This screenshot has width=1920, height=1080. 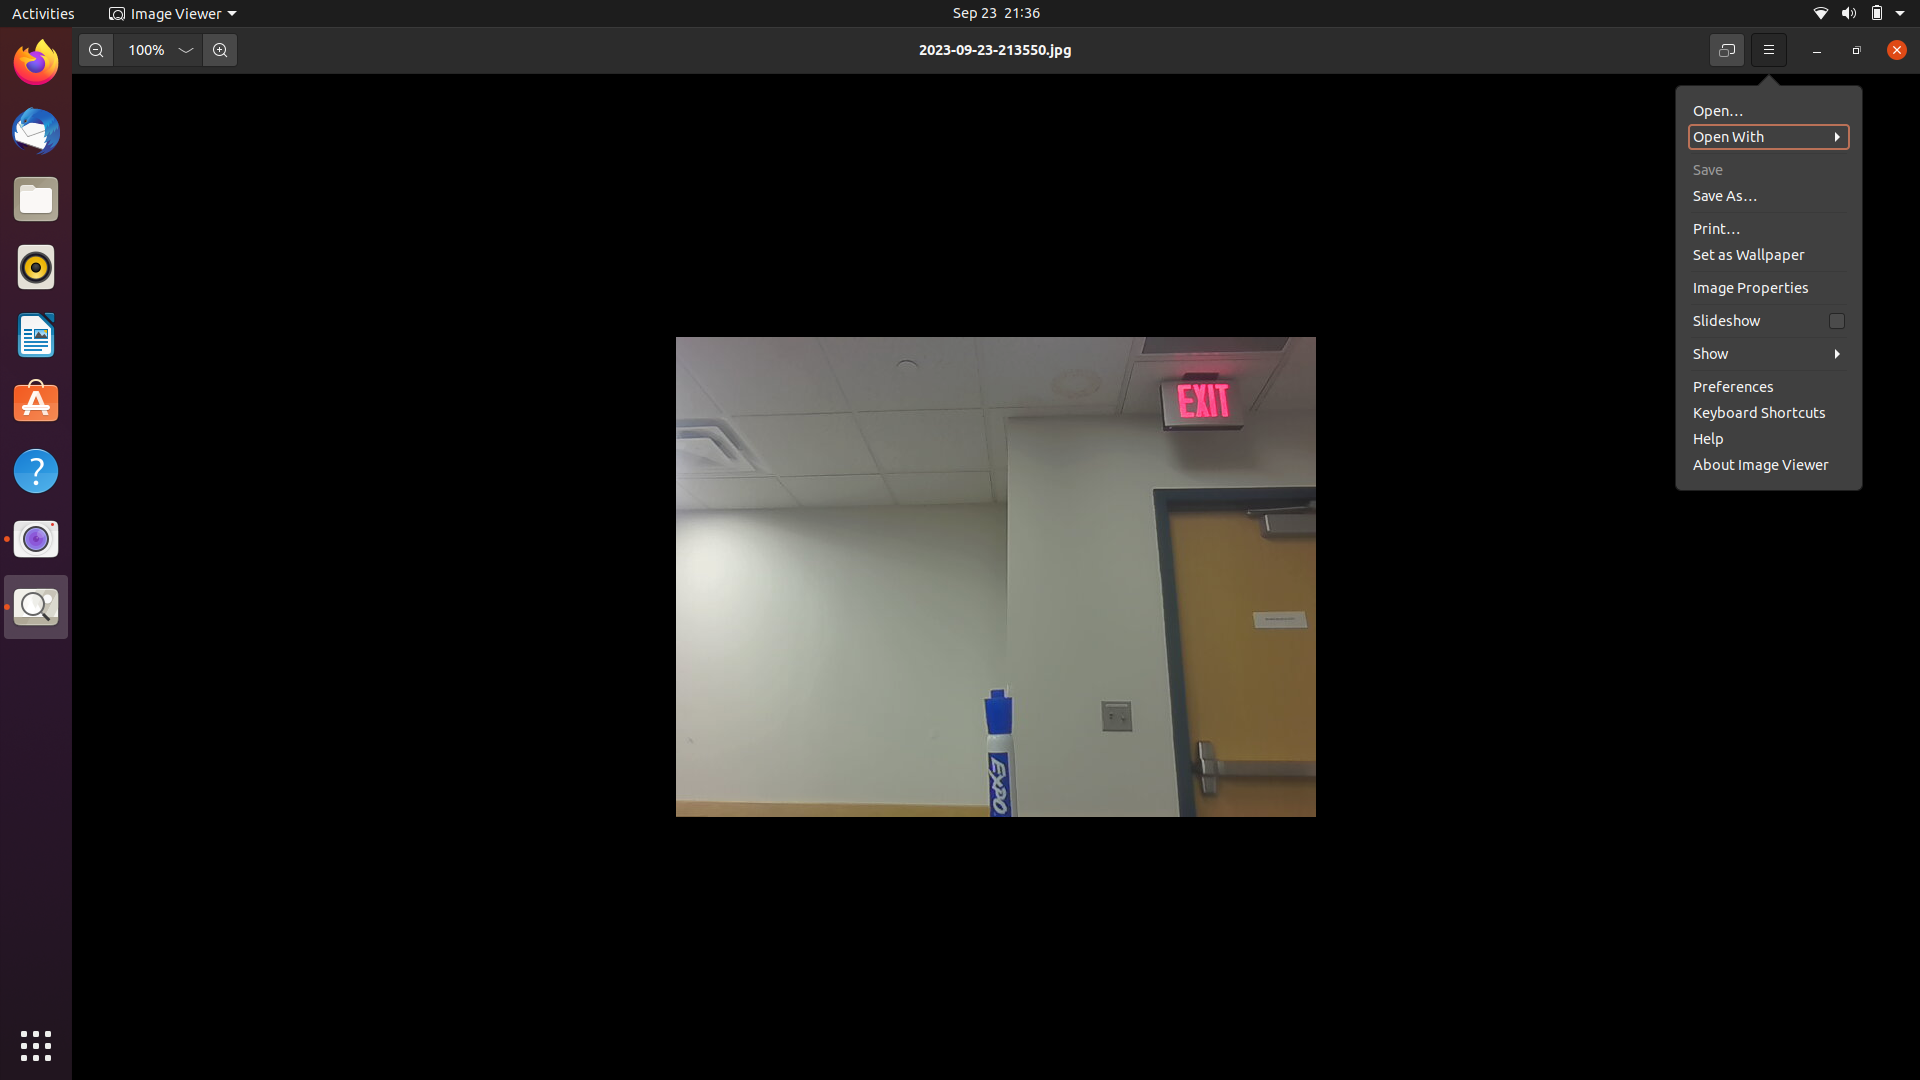 I want to click on Terminate the menu display, so click(x=1769, y=49).